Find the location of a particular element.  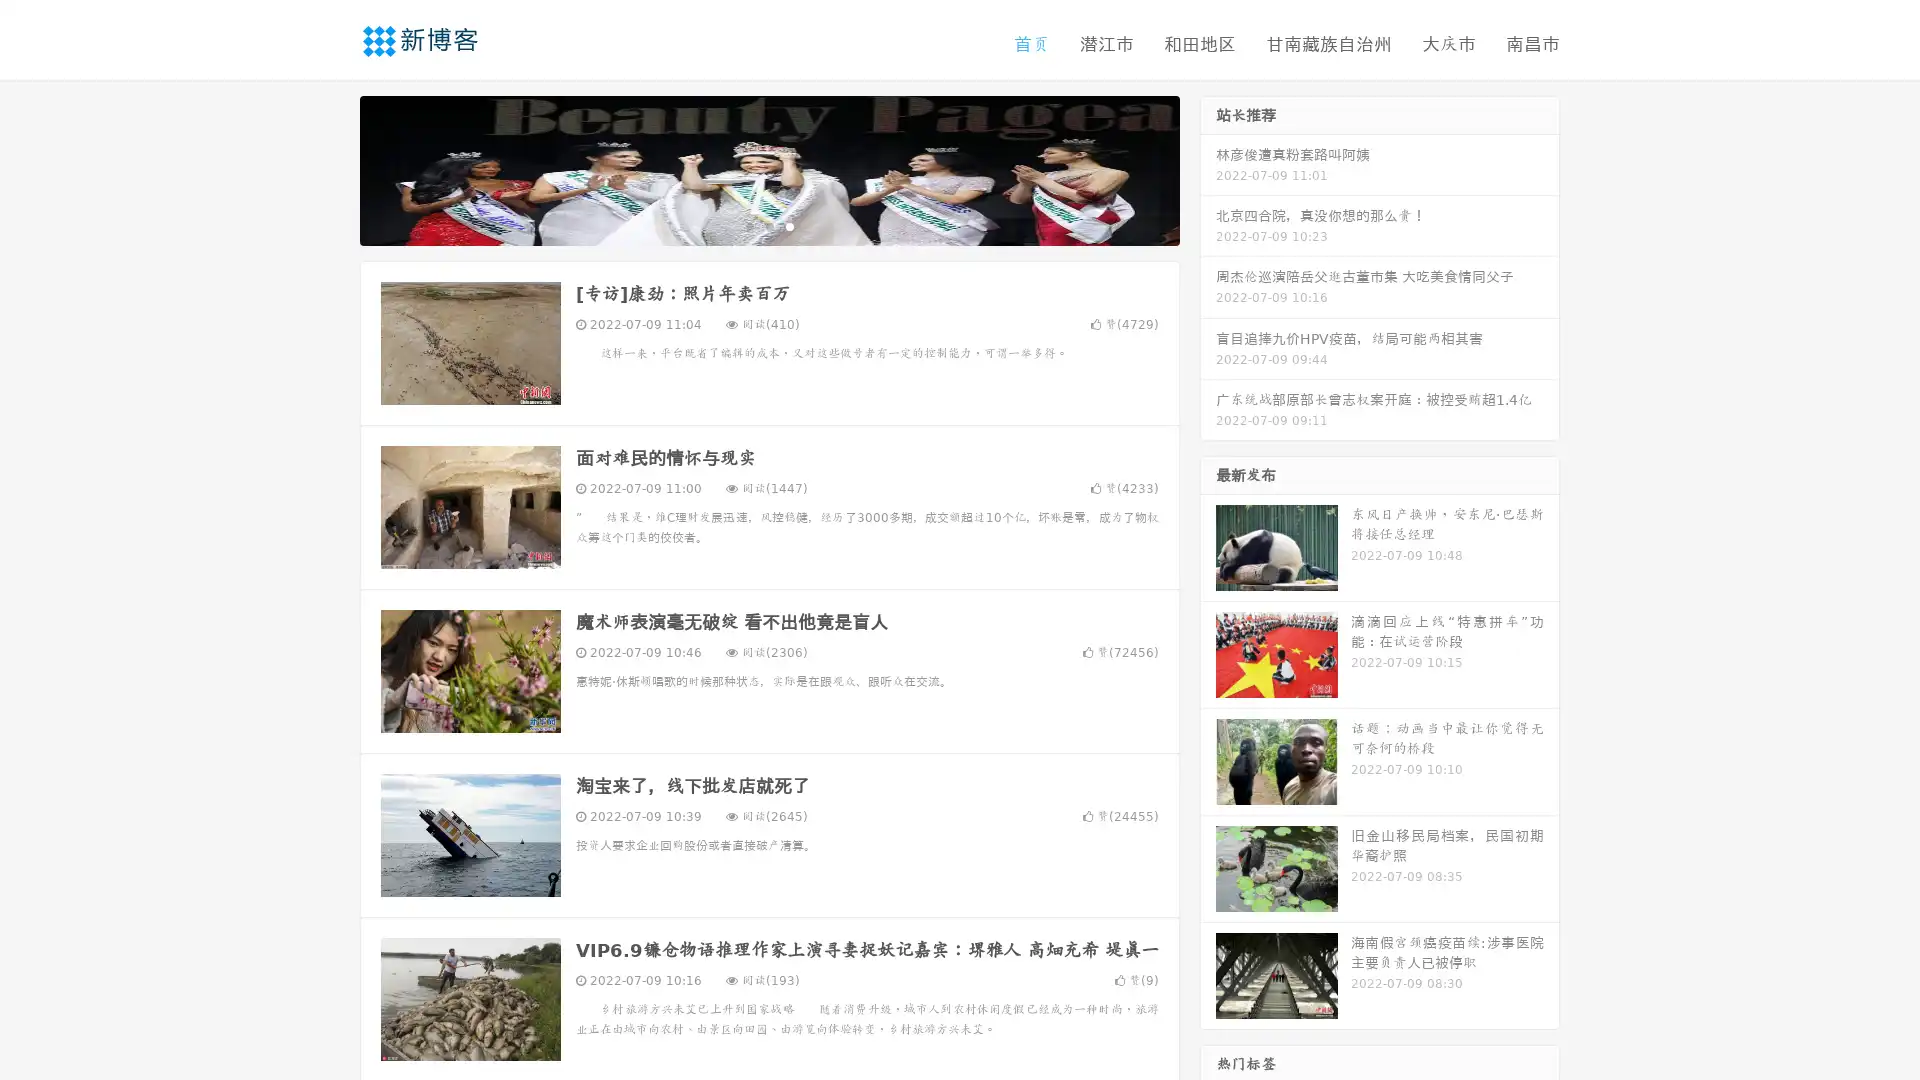

Next slide is located at coordinates (1208, 168).